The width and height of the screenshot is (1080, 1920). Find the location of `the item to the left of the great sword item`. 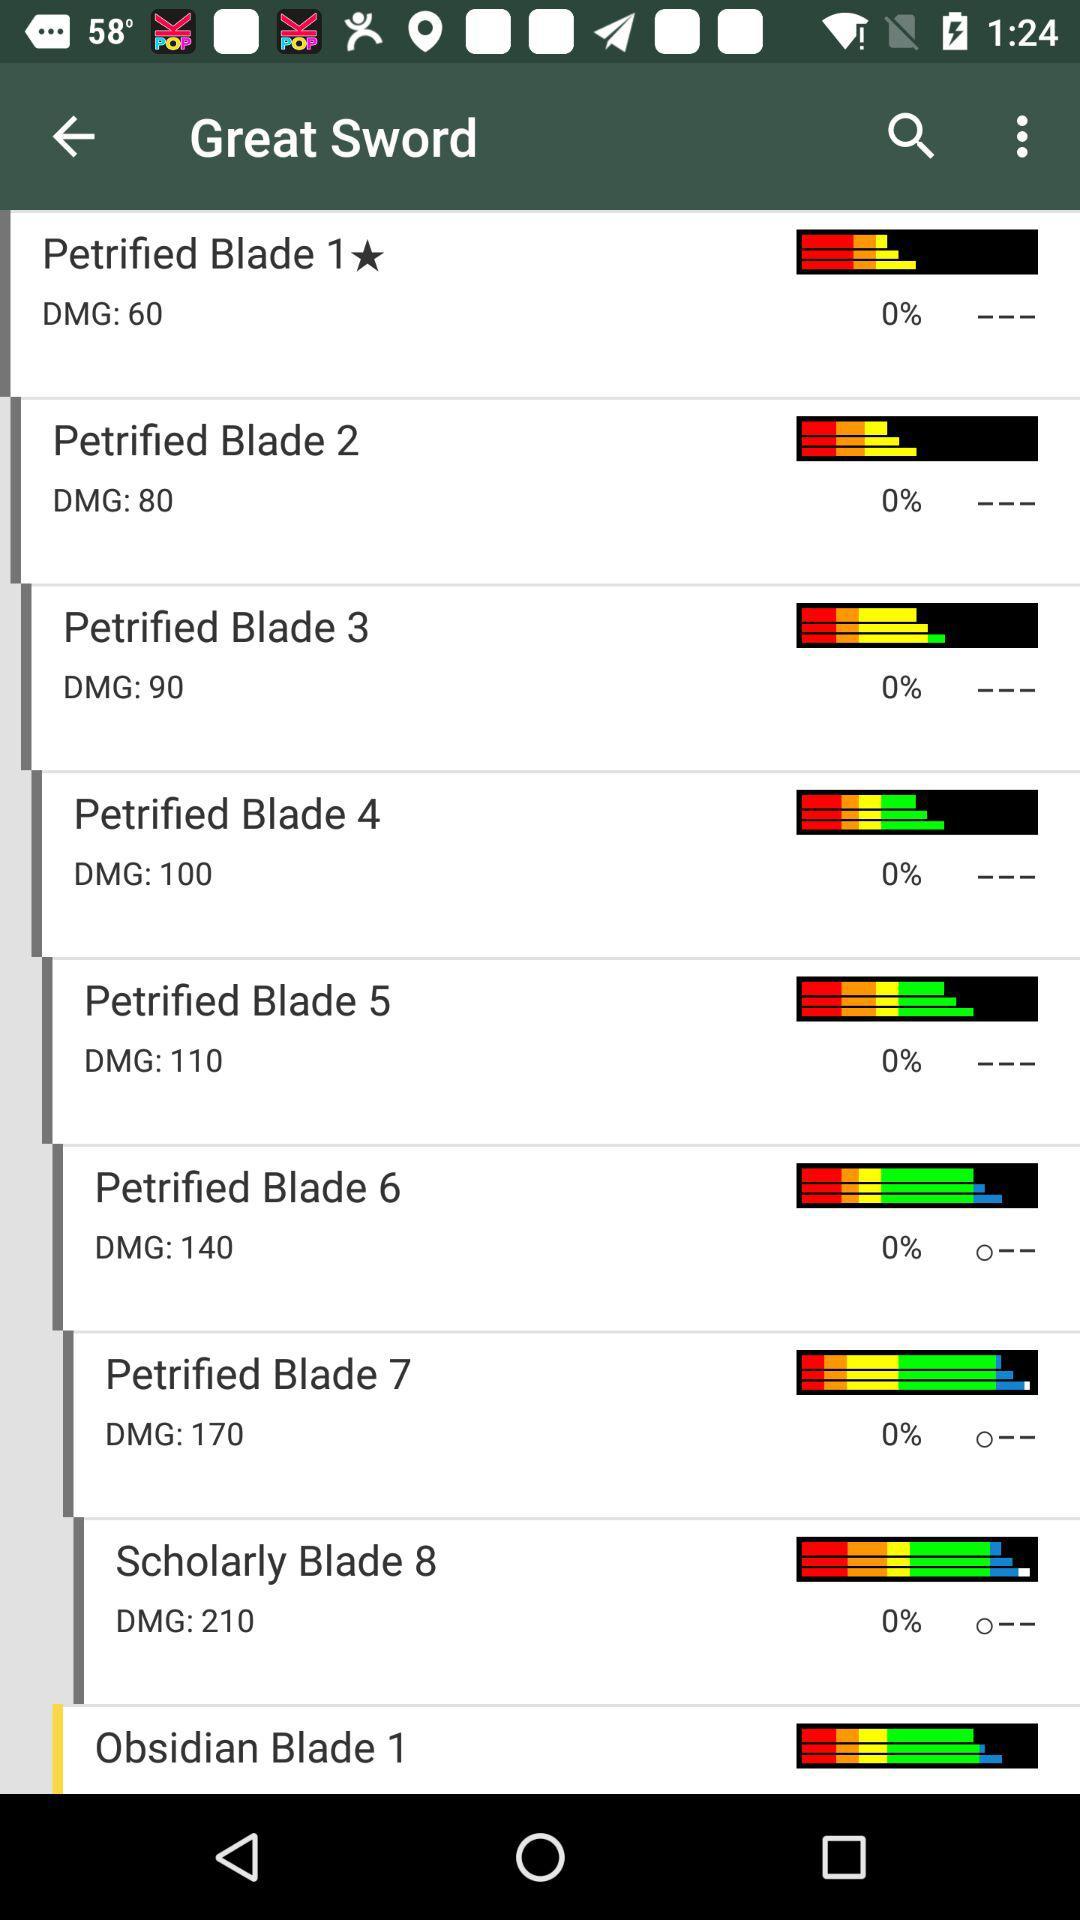

the item to the left of the great sword item is located at coordinates (72, 135).